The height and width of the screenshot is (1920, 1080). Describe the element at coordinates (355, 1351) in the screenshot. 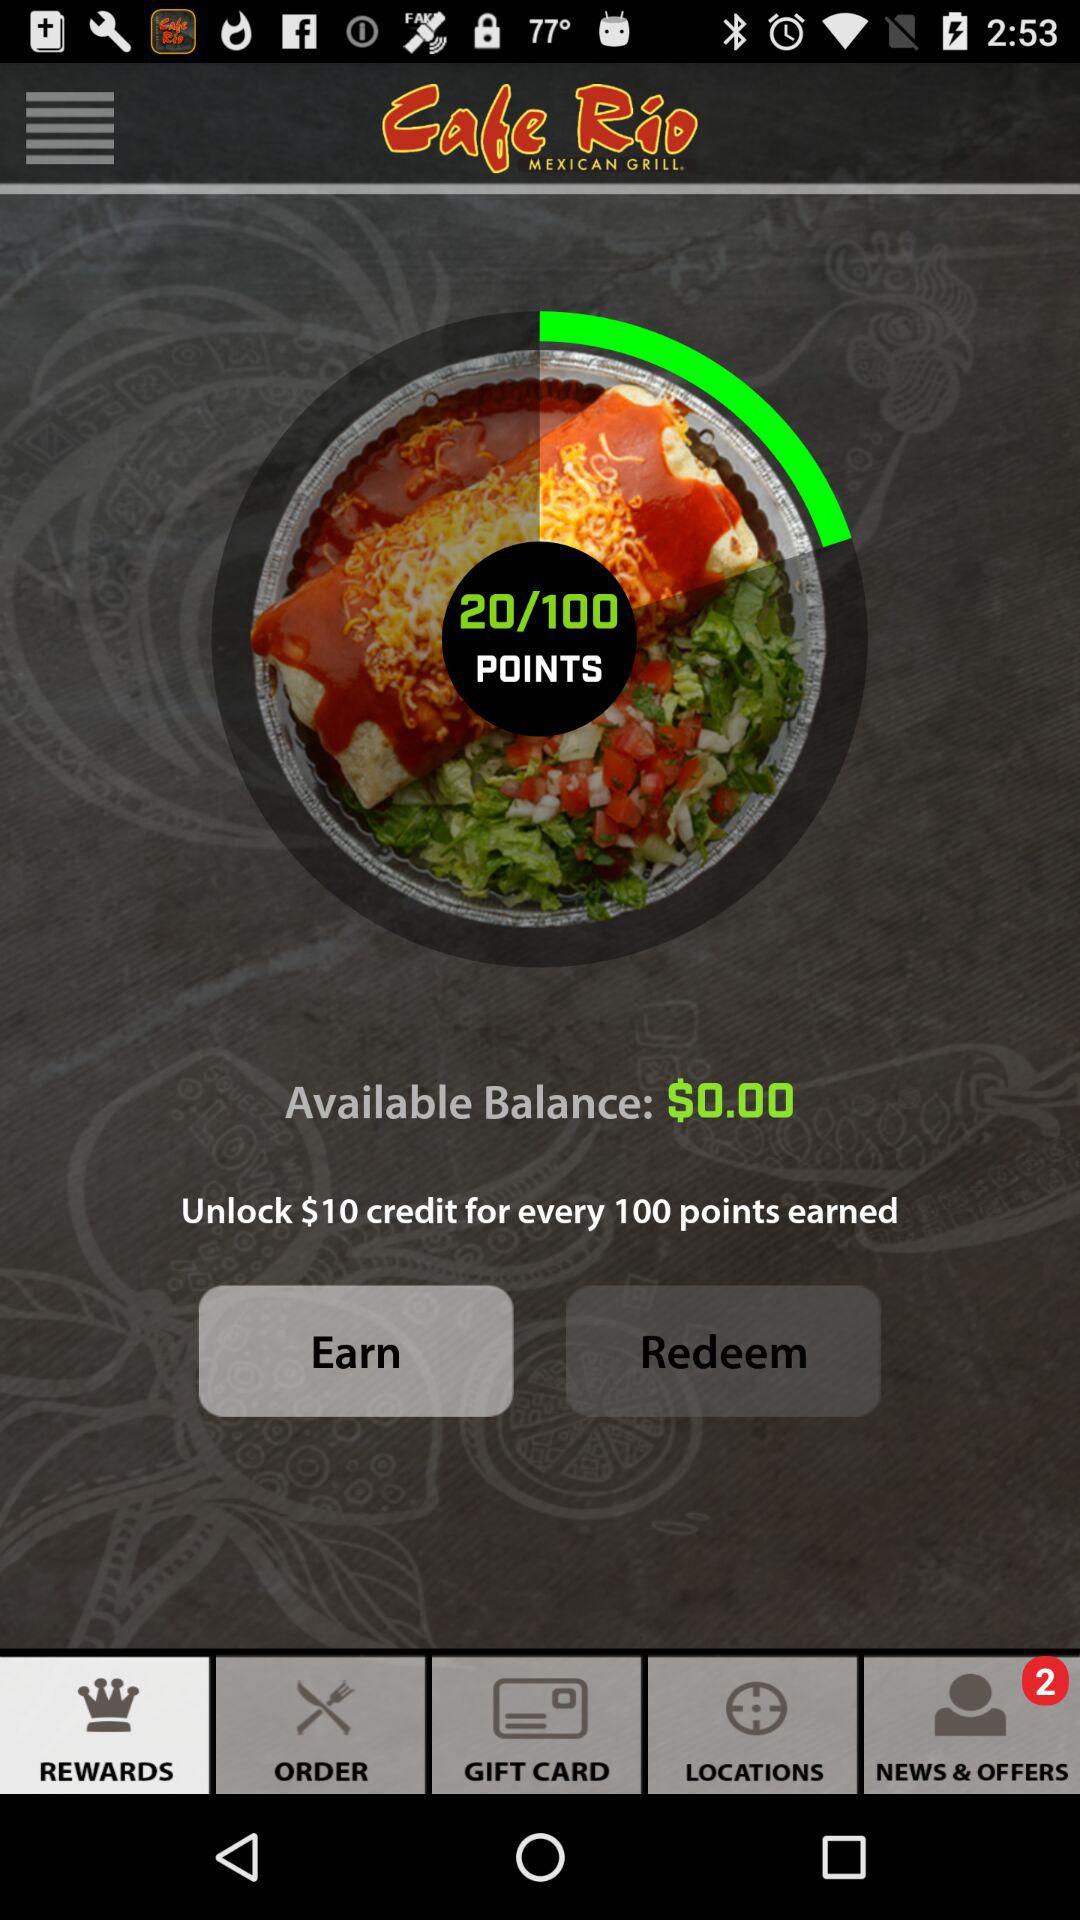

I see `earn icon` at that location.